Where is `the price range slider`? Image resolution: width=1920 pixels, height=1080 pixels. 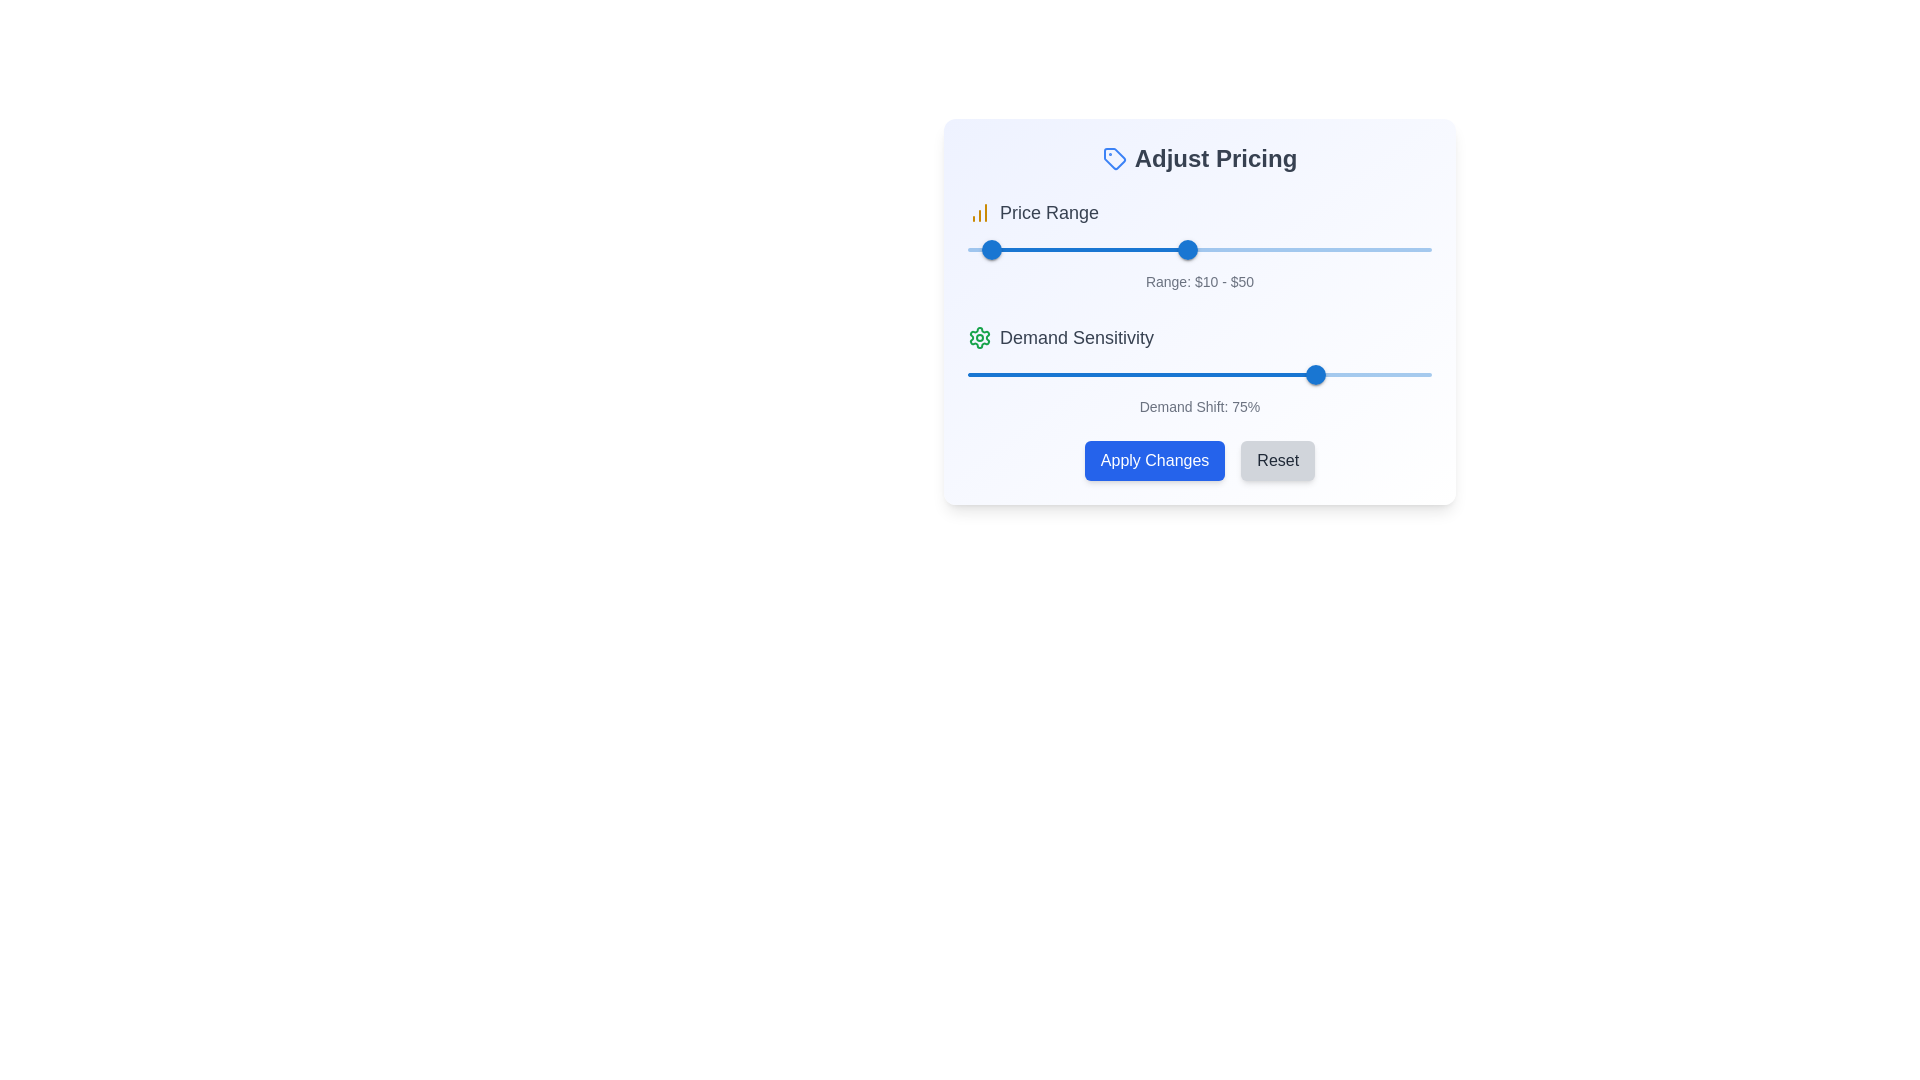 the price range slider is located at coordinates (1178, 249).